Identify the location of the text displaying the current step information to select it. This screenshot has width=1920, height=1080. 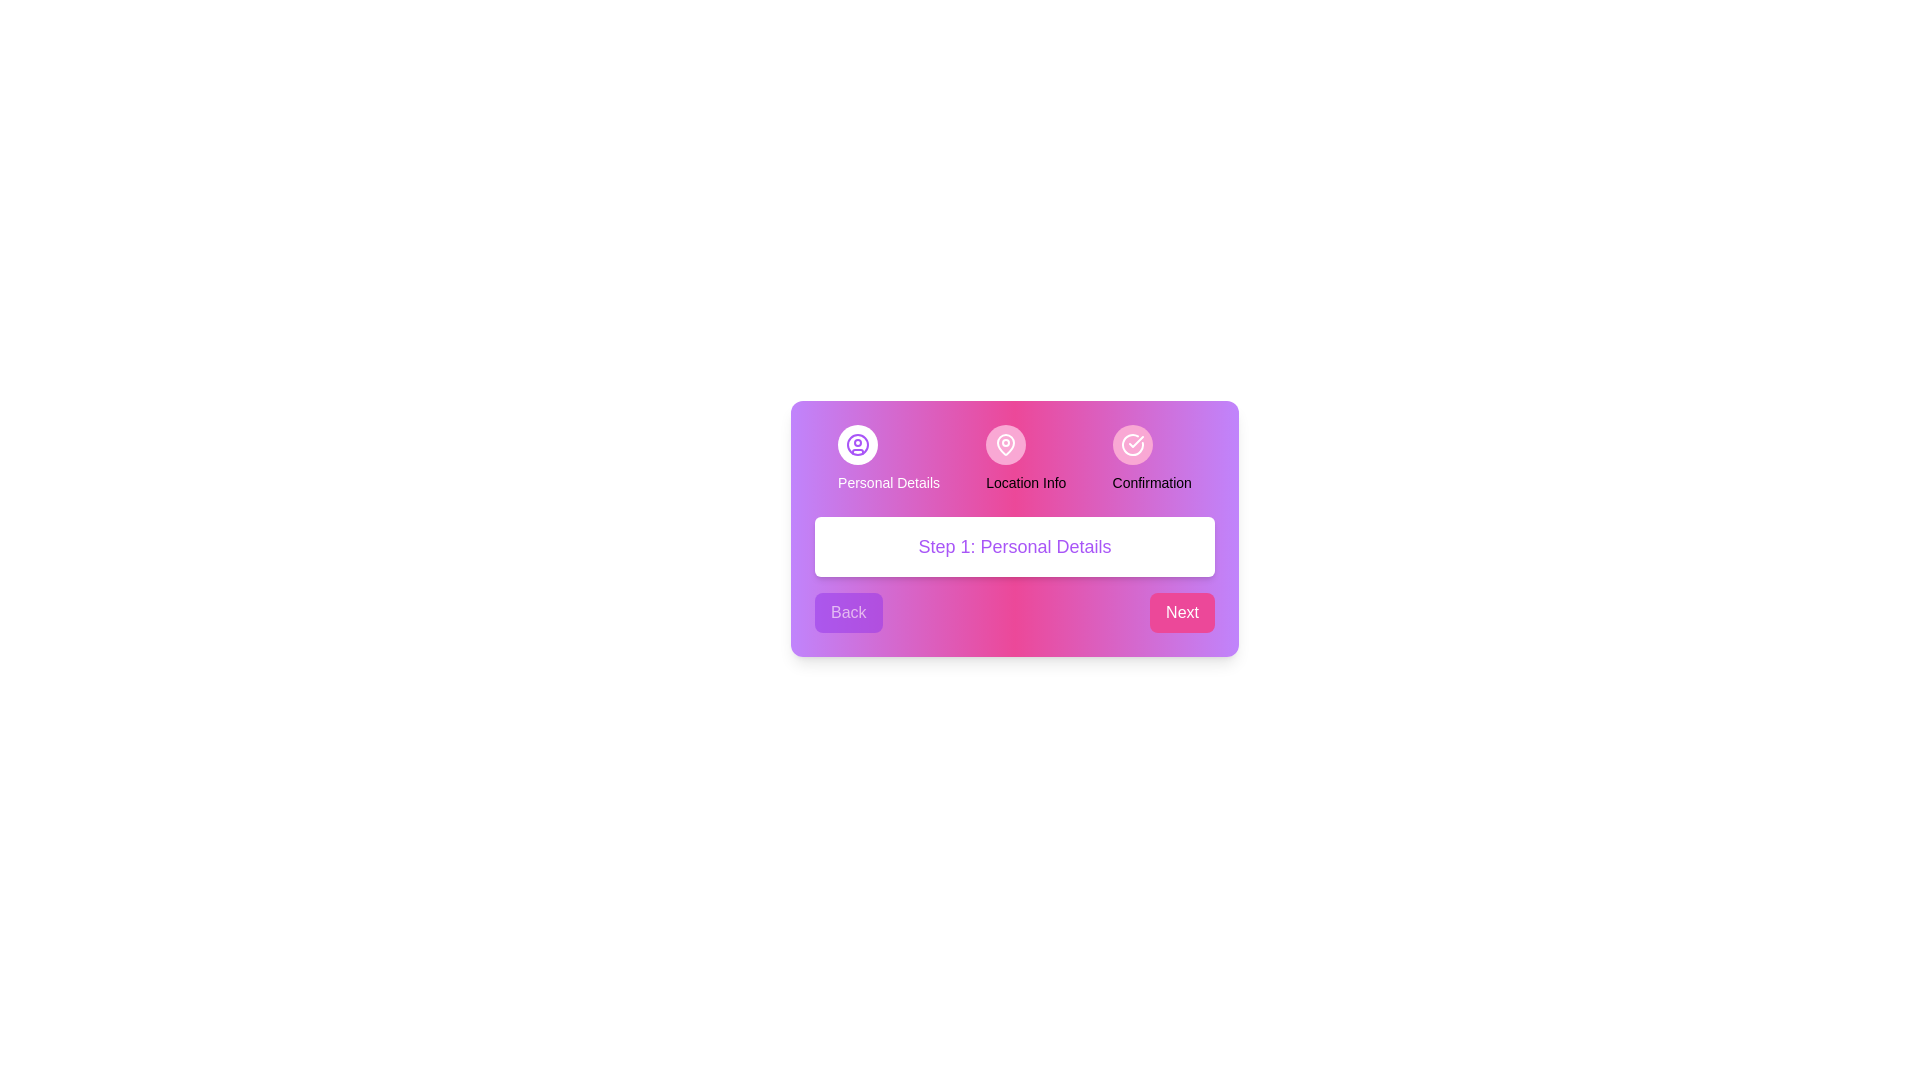
(1014, 547).